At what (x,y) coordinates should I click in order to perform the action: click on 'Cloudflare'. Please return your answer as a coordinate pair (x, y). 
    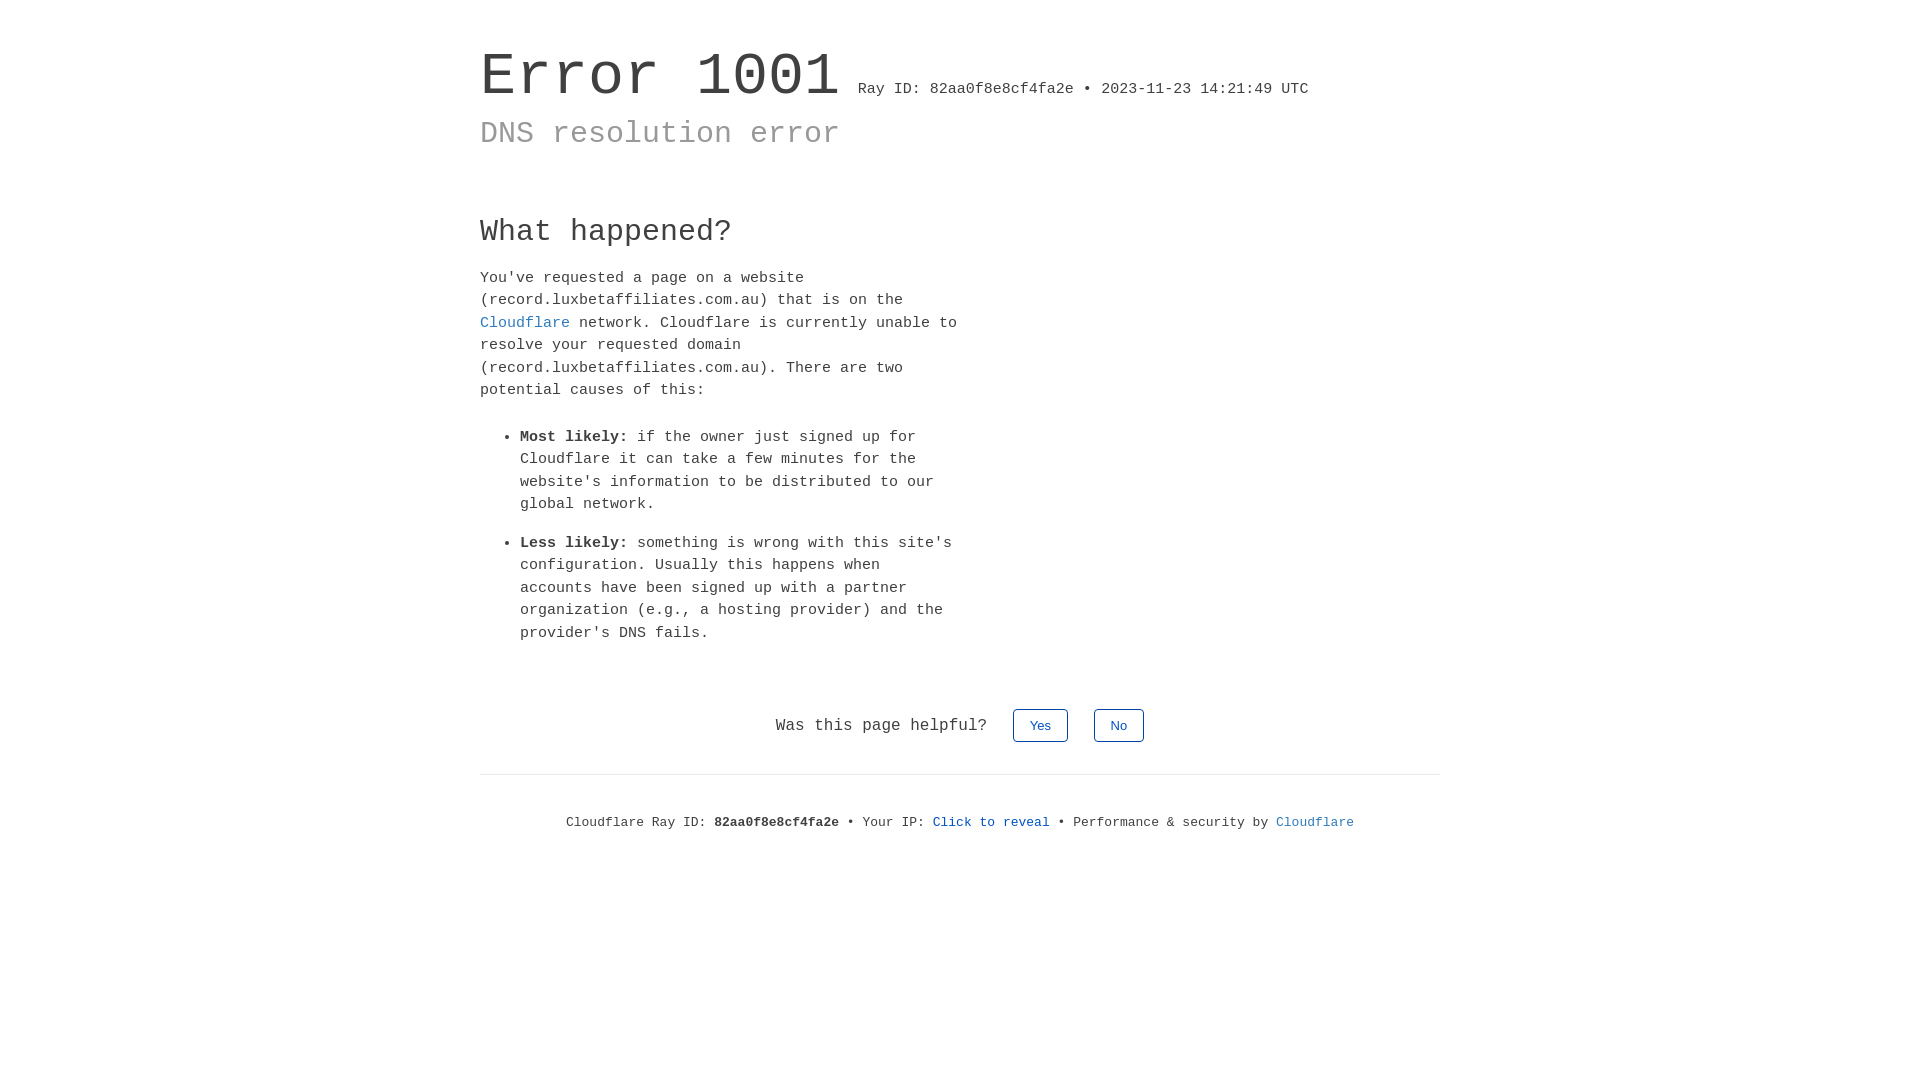
    Looking at the image, I should click on (1315, 822).